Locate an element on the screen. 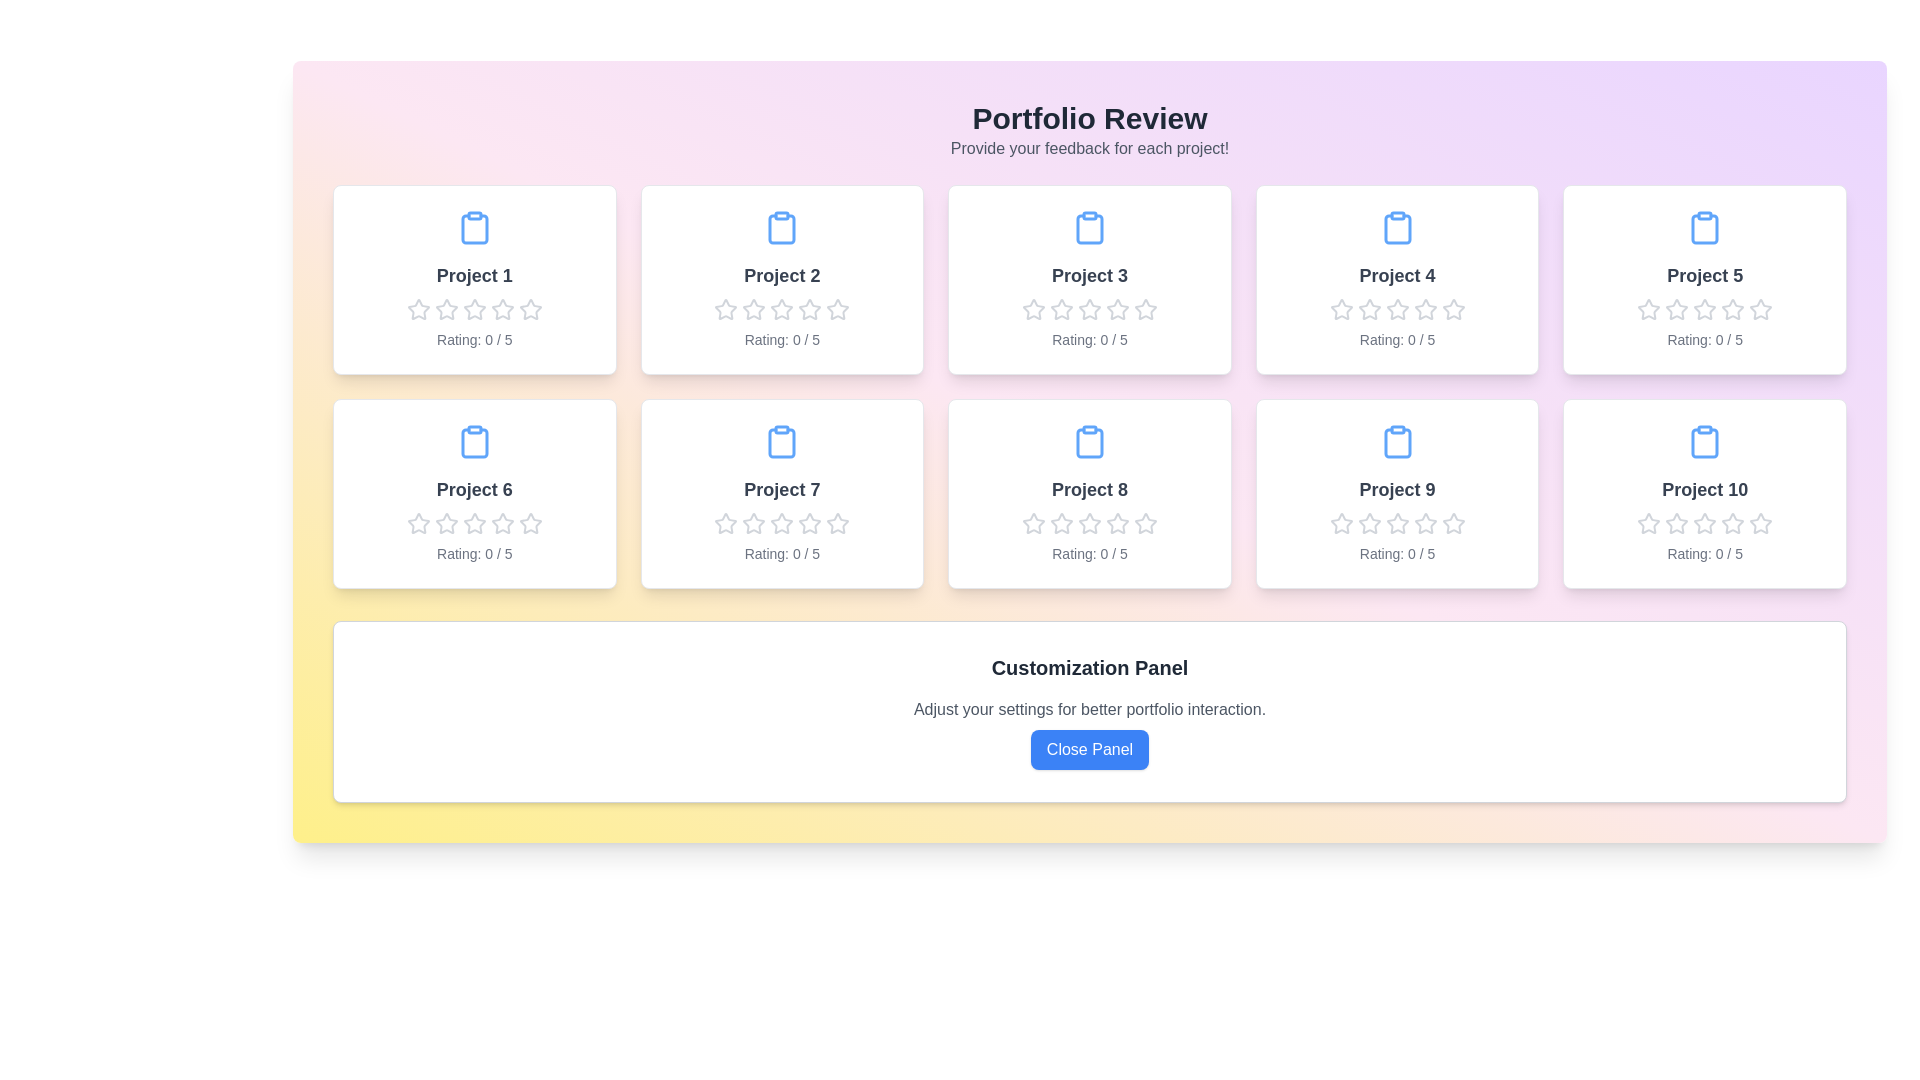 Image resolution: width=1920 pixels, height=1080 pixels. the rating of a project to 1 stars by clicking on the corresponding star is located at coordinates (416, 309).